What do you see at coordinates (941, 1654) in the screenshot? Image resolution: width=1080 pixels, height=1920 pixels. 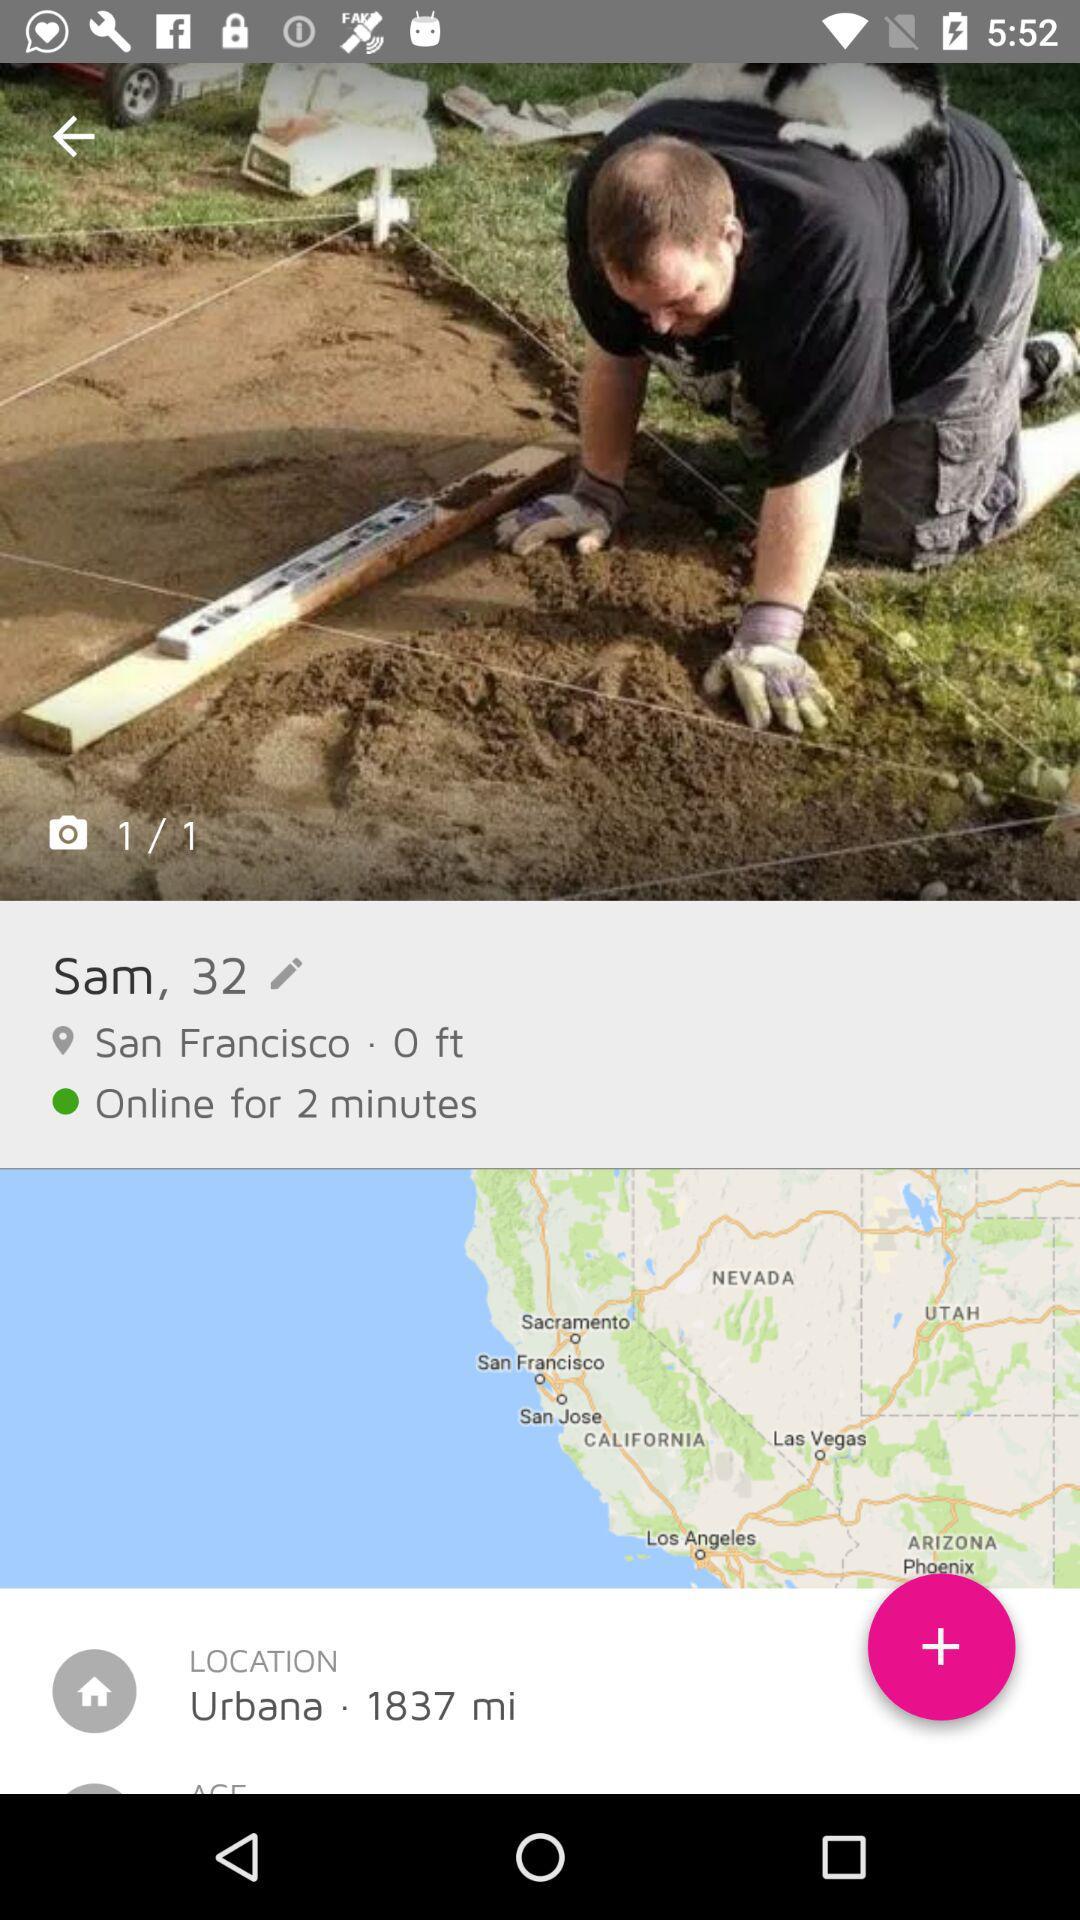 I see `the add icon` at bounding box center [941, 1654].